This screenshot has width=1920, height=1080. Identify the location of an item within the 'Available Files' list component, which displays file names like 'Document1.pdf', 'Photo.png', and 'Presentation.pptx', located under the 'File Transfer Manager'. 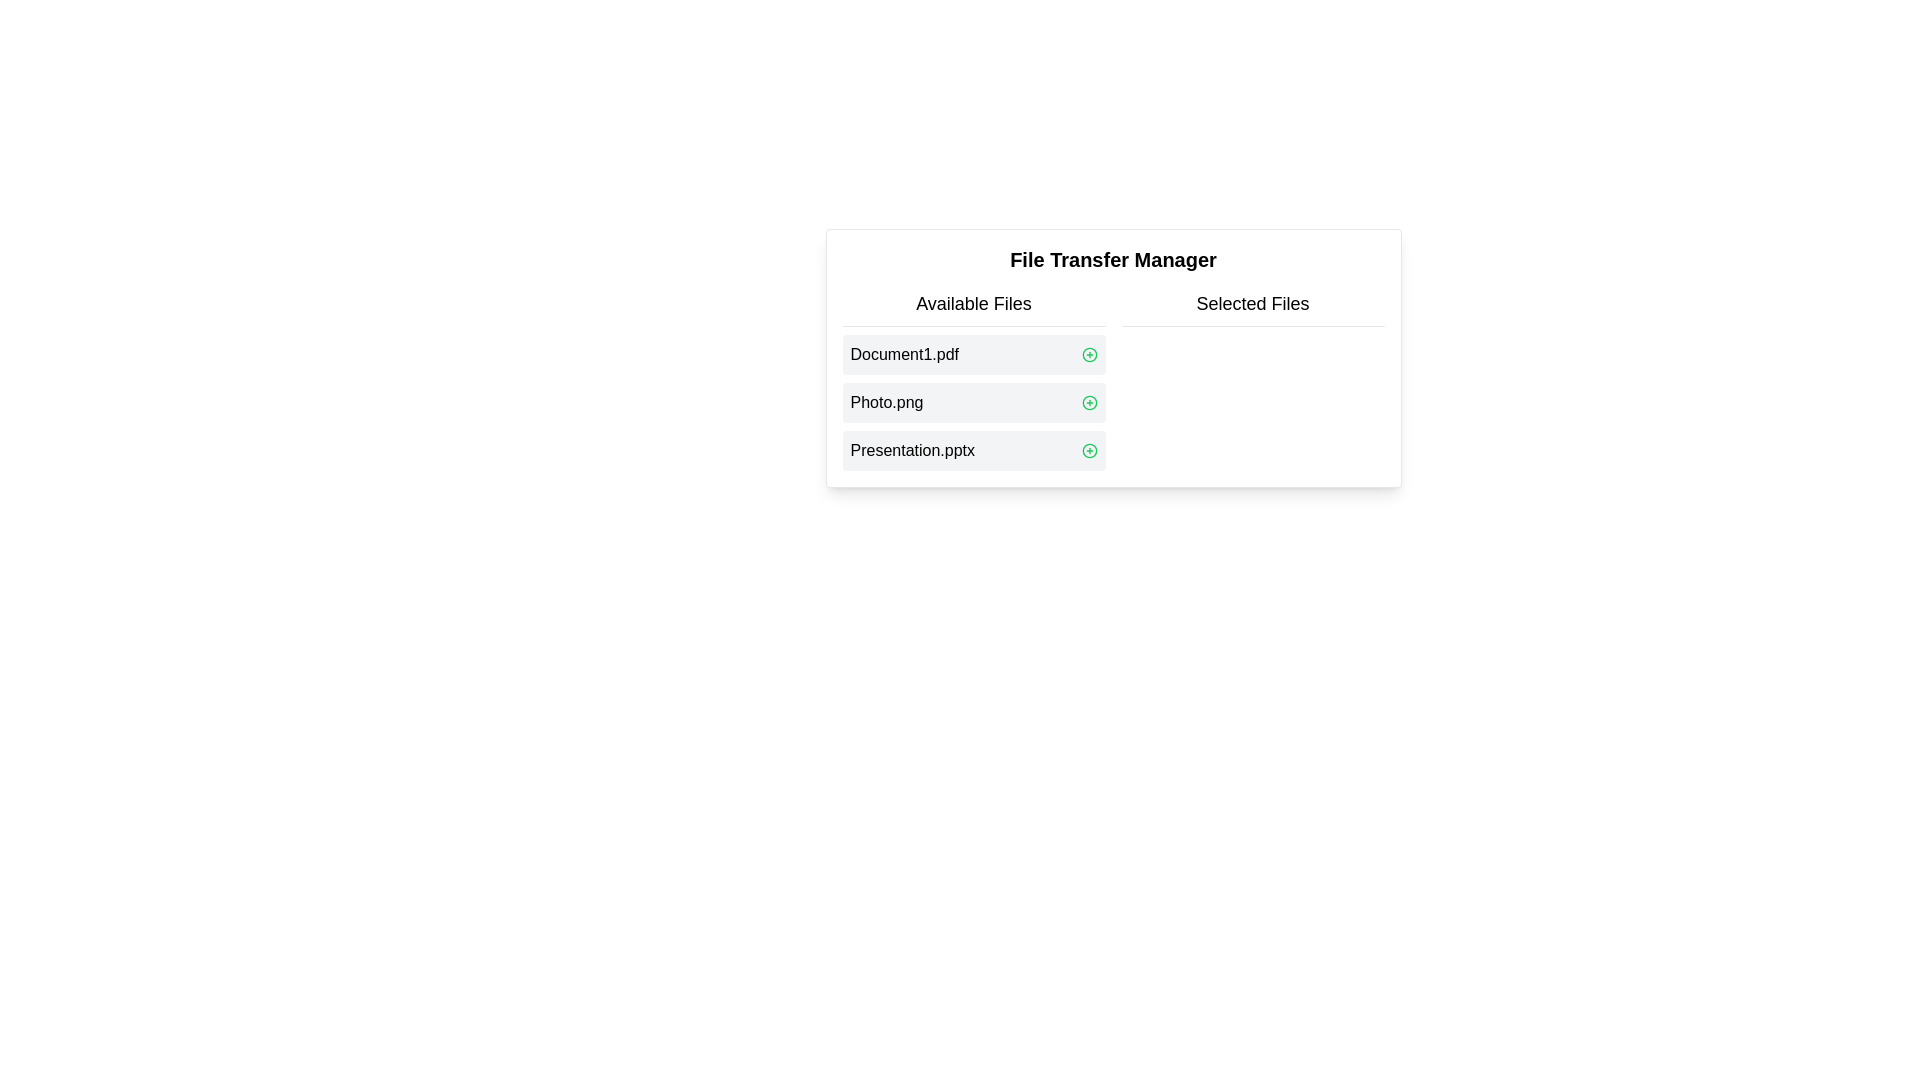
(974, 380).